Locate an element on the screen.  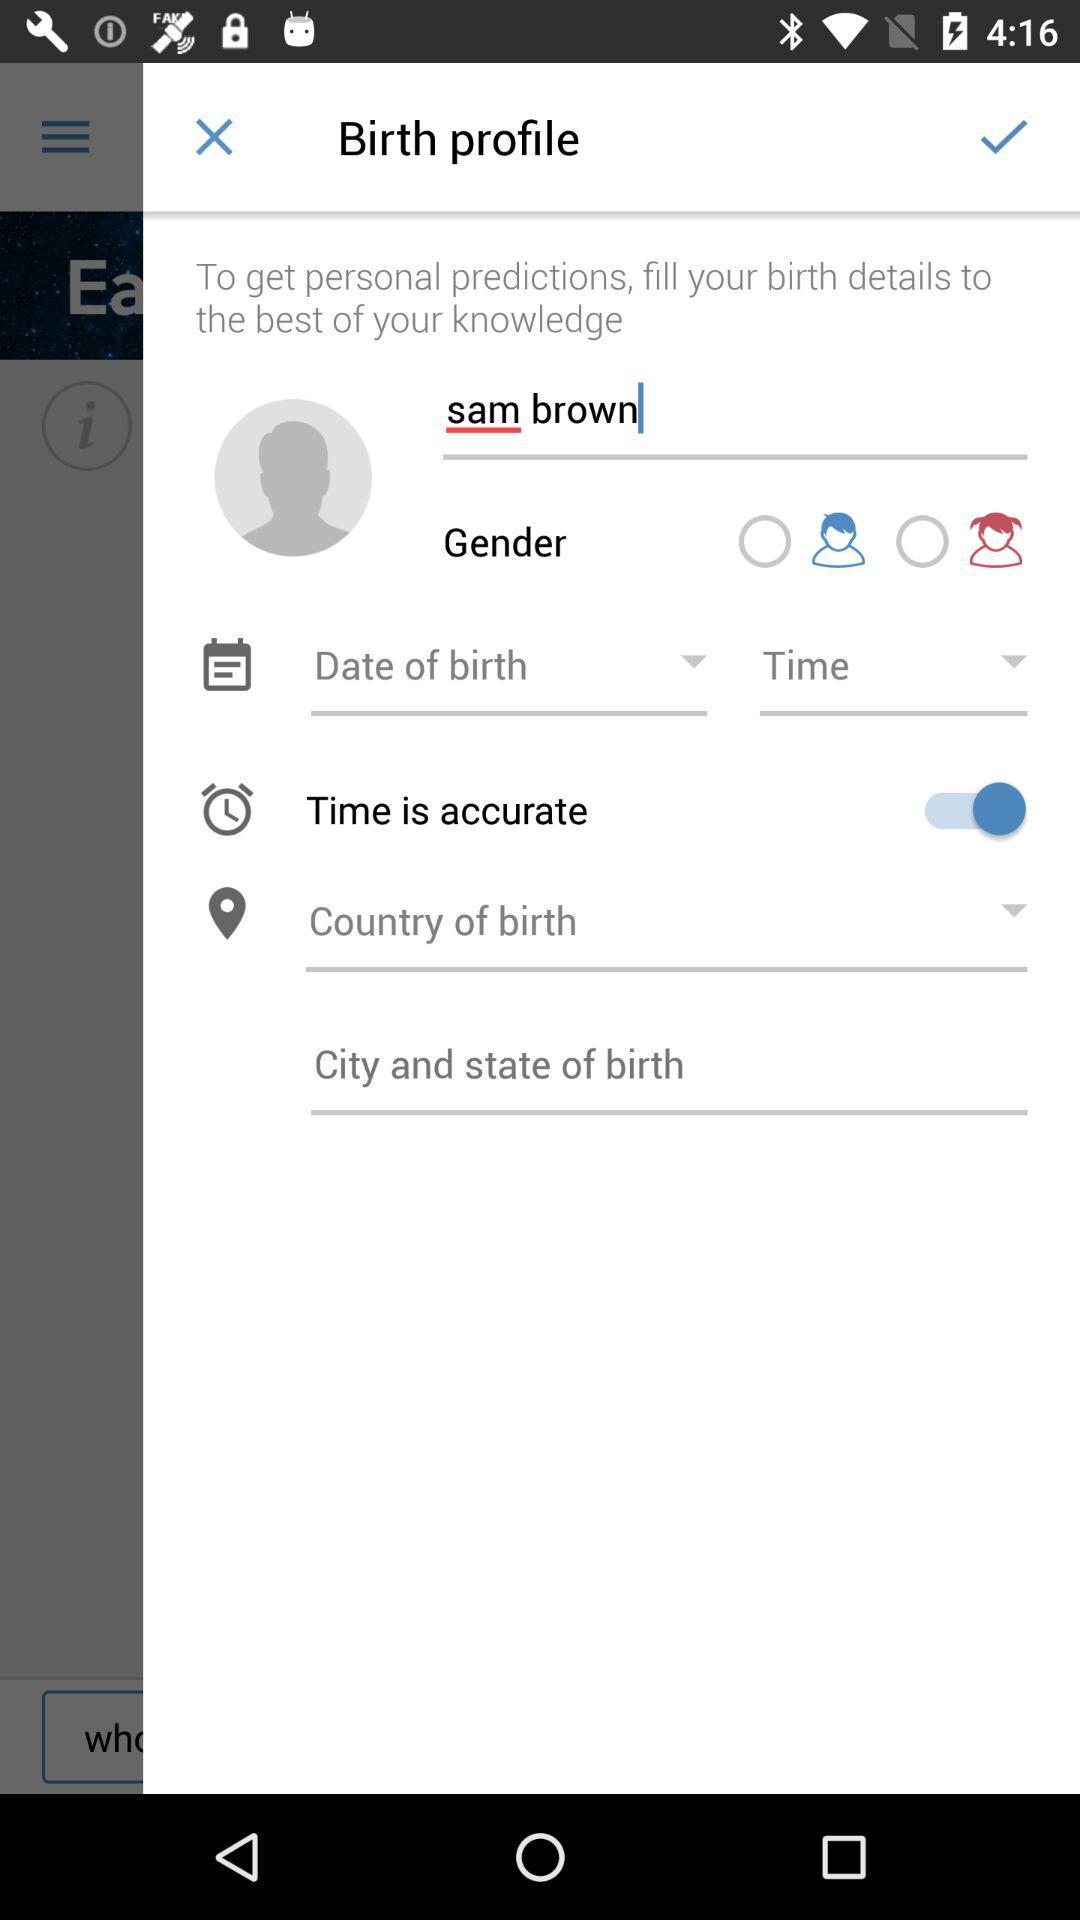
profile information is located at coordinates (669, 1062).